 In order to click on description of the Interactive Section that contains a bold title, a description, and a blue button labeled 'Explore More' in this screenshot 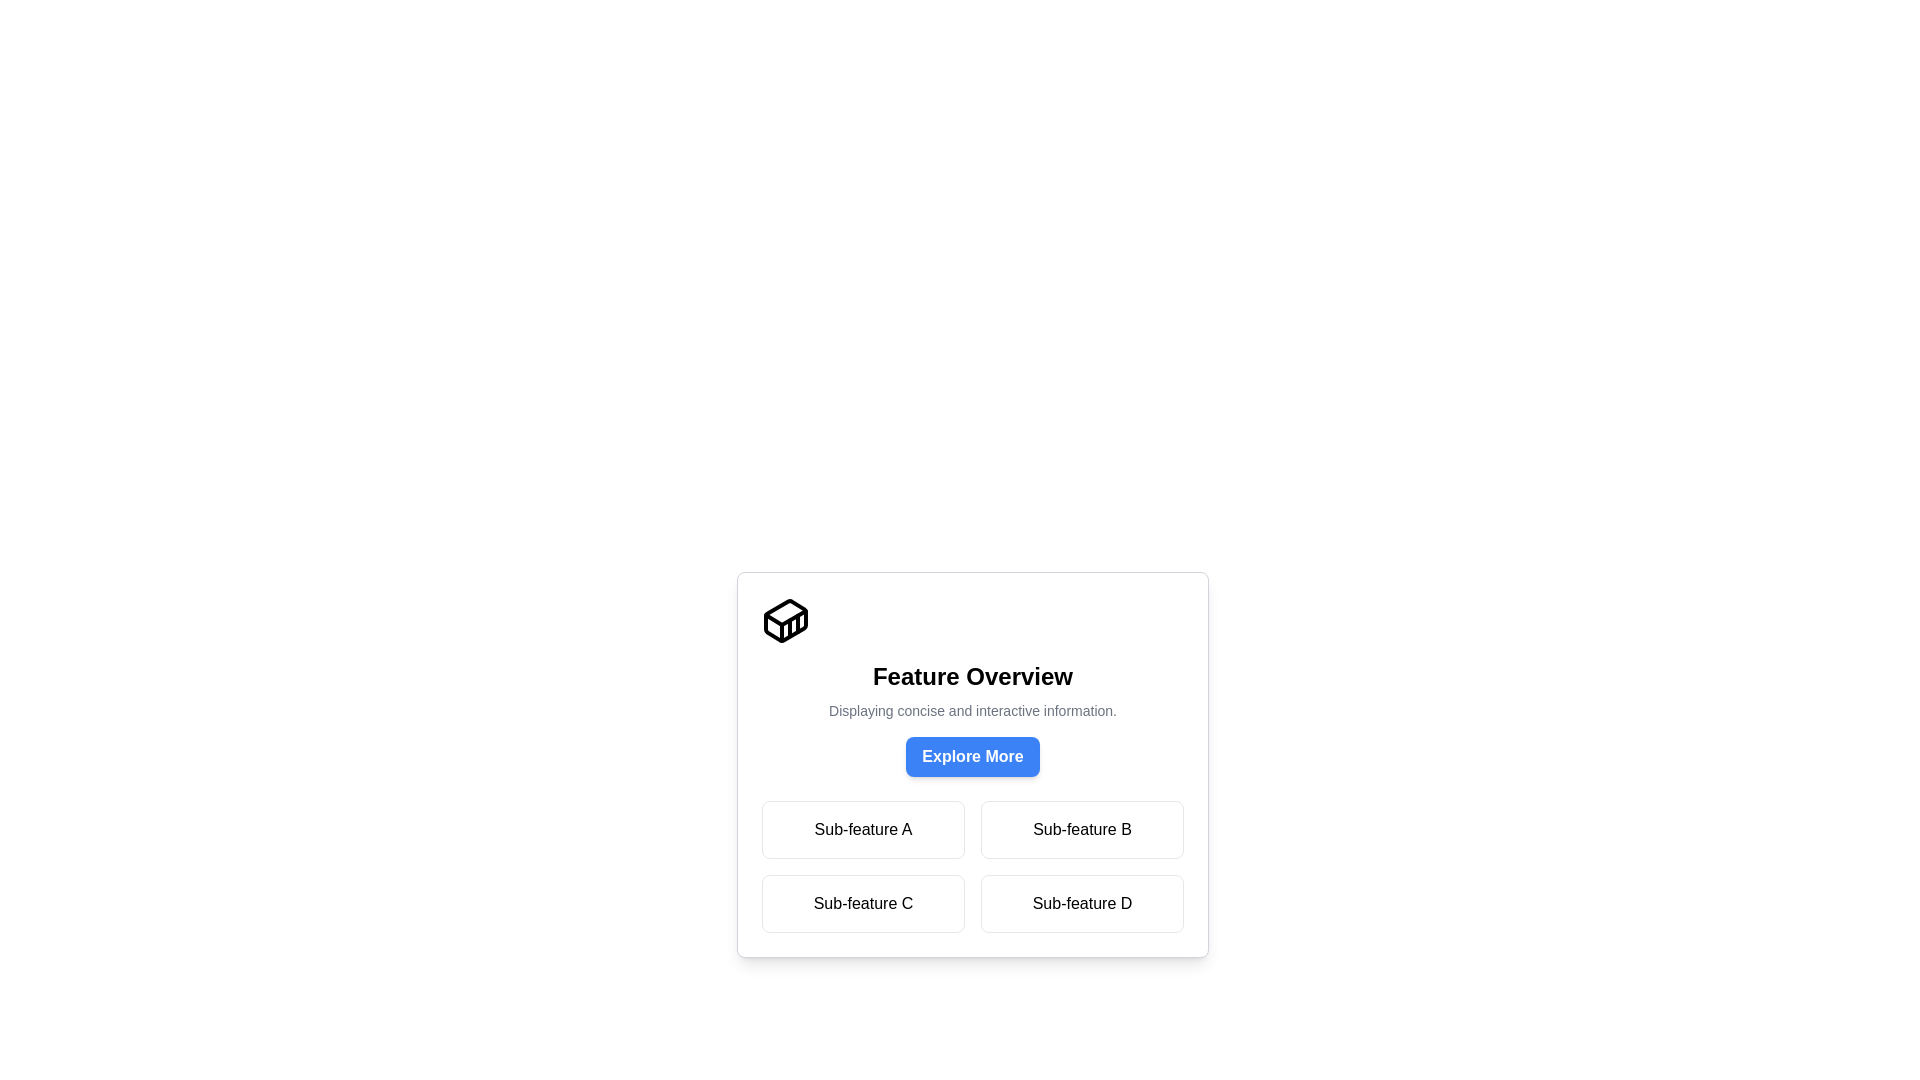, I will do `click(973, 764)`.